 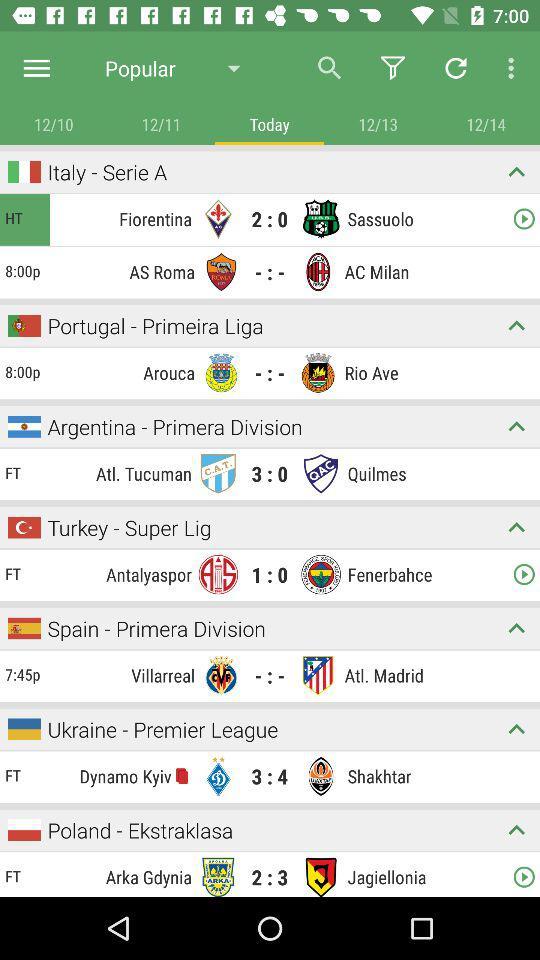 I want to click on expand selection, so click(x=516, y=526).